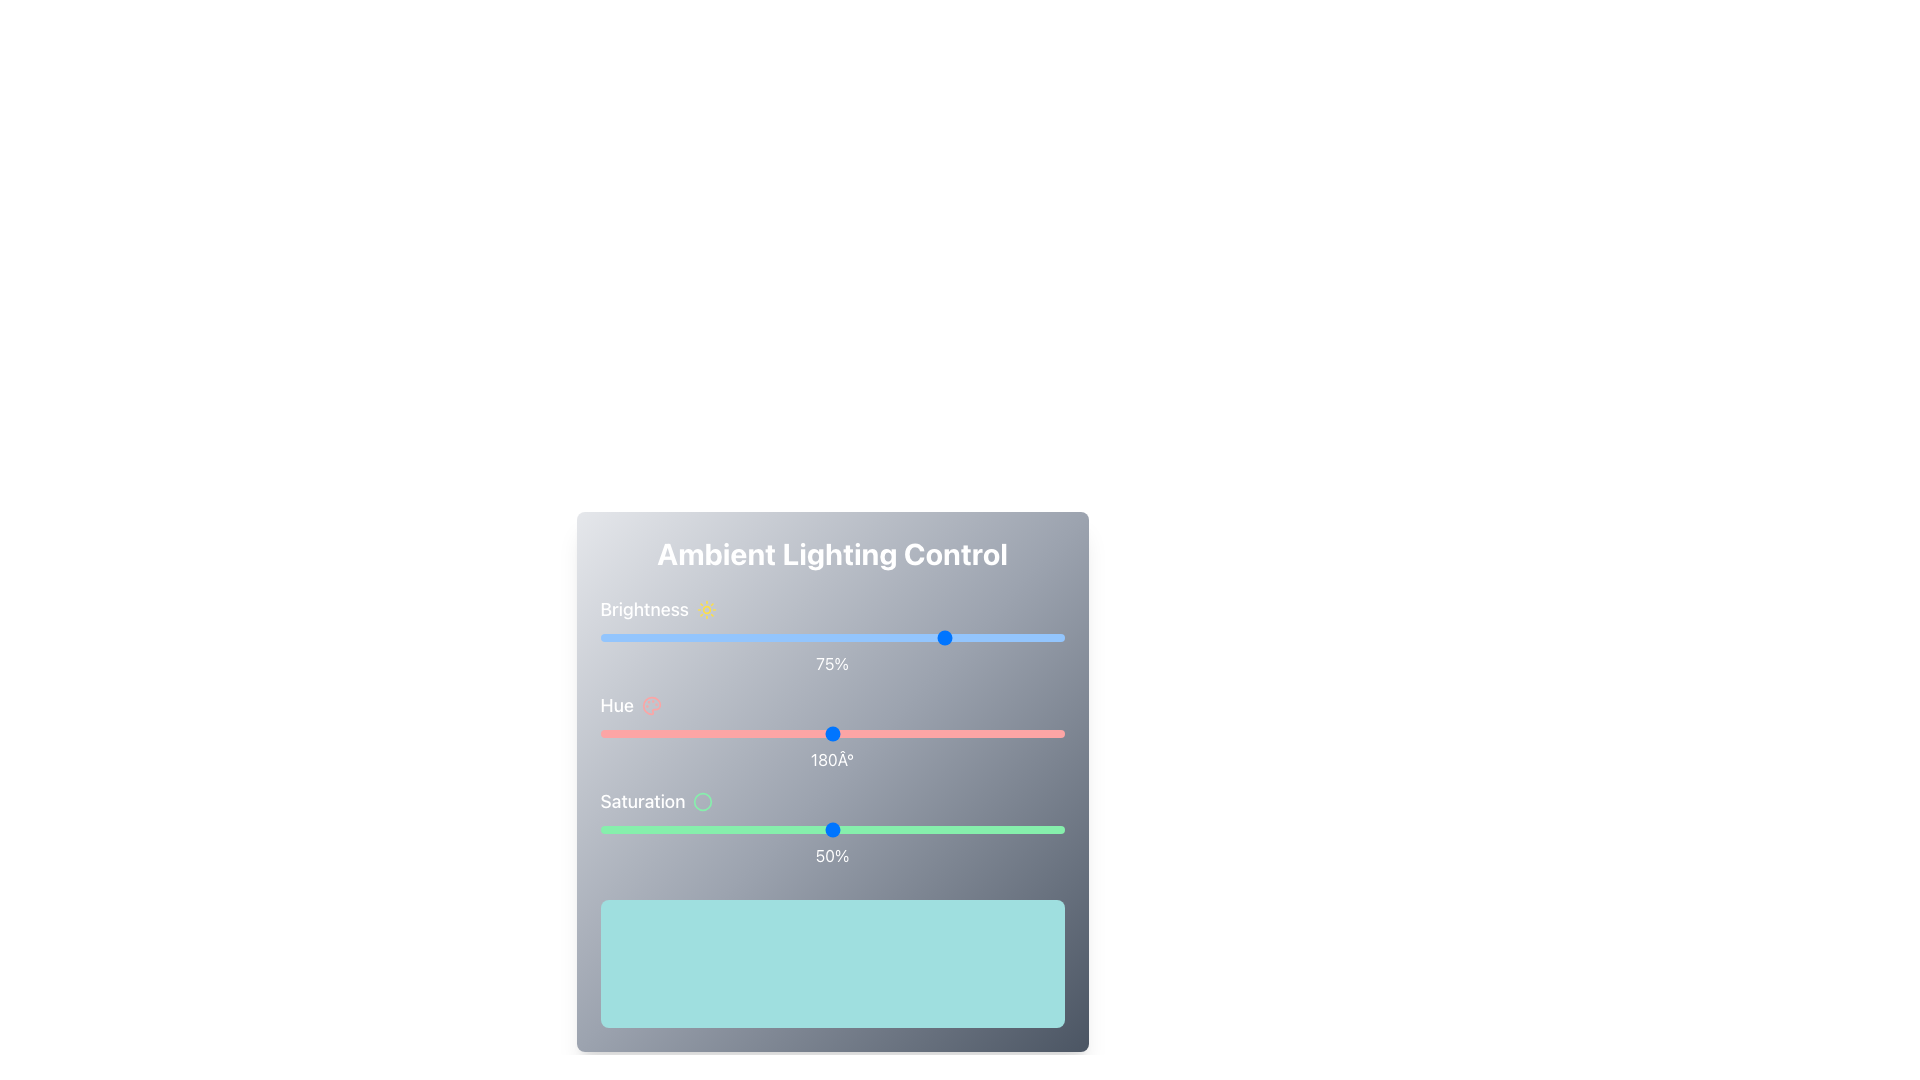 This screenshot has height=1080, width=1920. Describe the element at coordinates (832, 732) in the screenshot. I see `the slider control for 'Hue'` at that location.